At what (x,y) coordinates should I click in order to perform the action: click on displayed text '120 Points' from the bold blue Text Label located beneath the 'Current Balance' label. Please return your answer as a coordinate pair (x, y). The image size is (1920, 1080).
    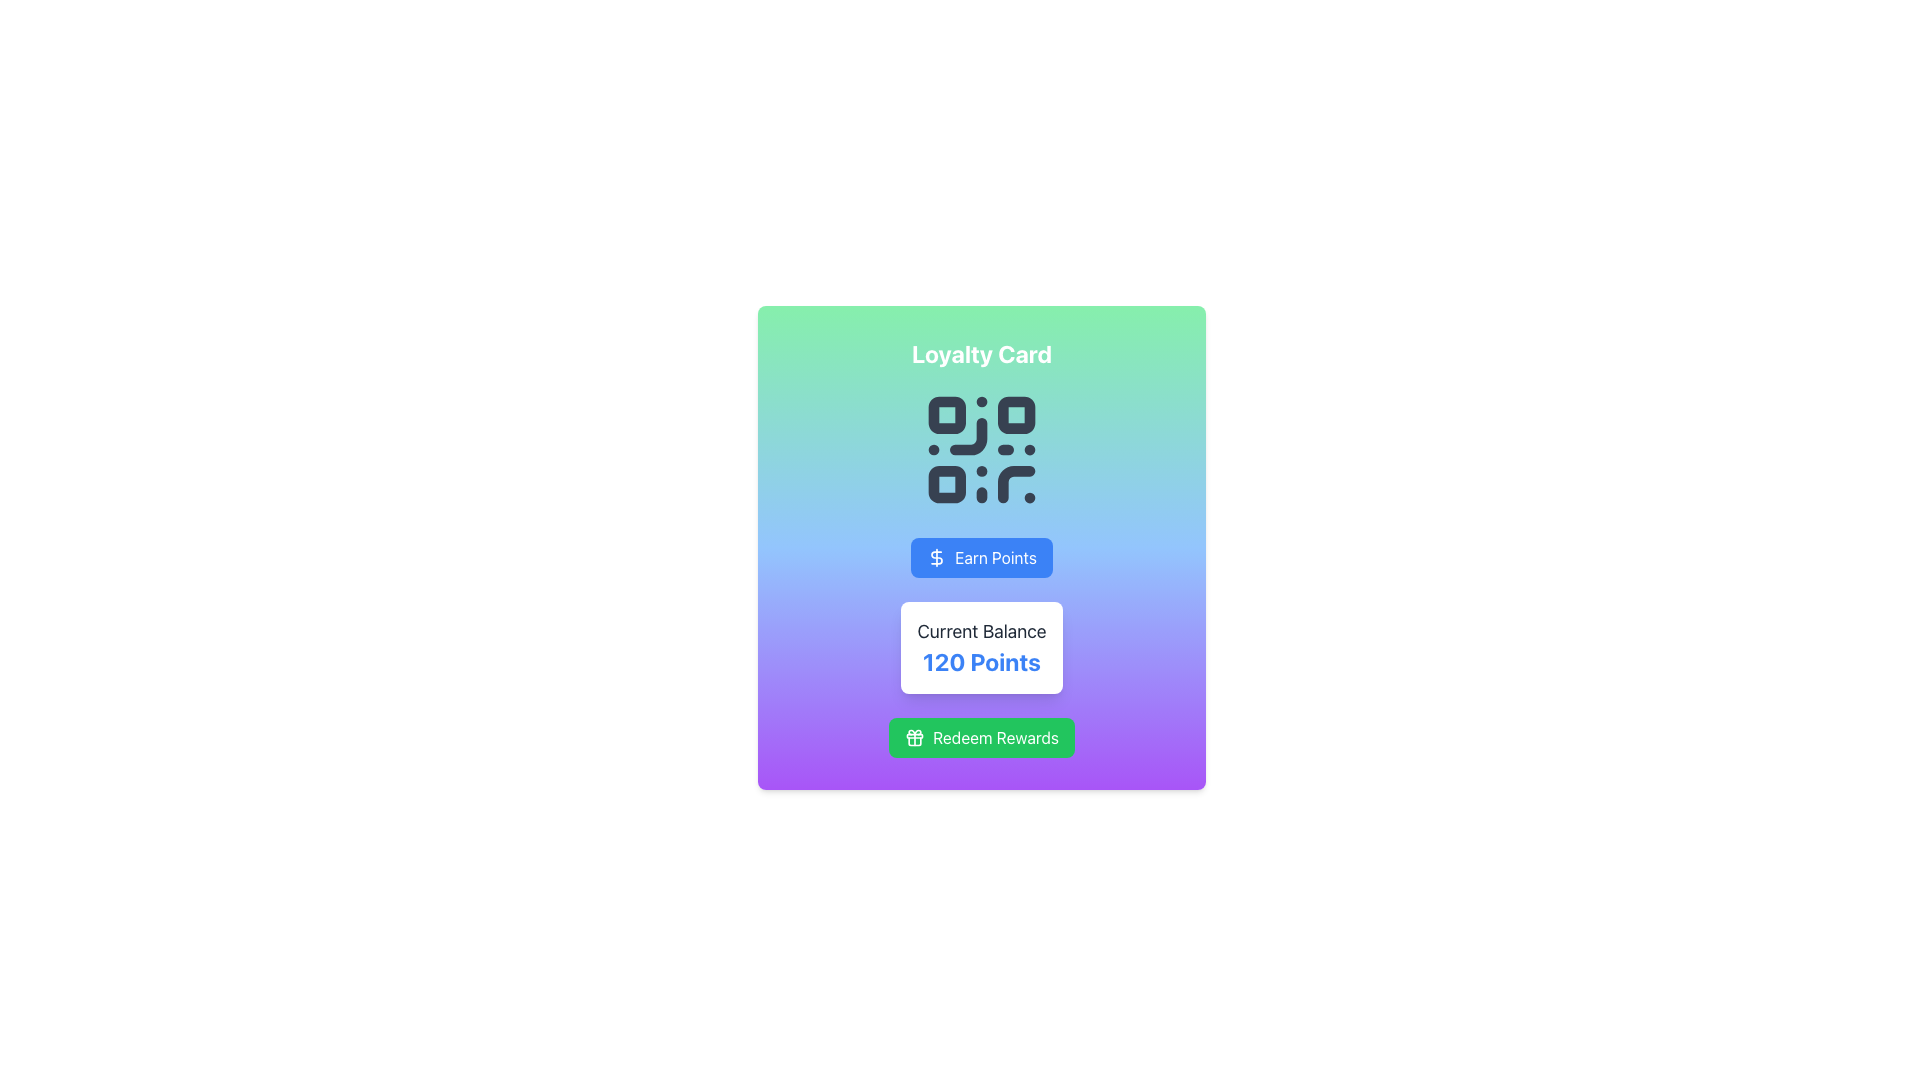
    Looking at the image, I should click on (982, 662).